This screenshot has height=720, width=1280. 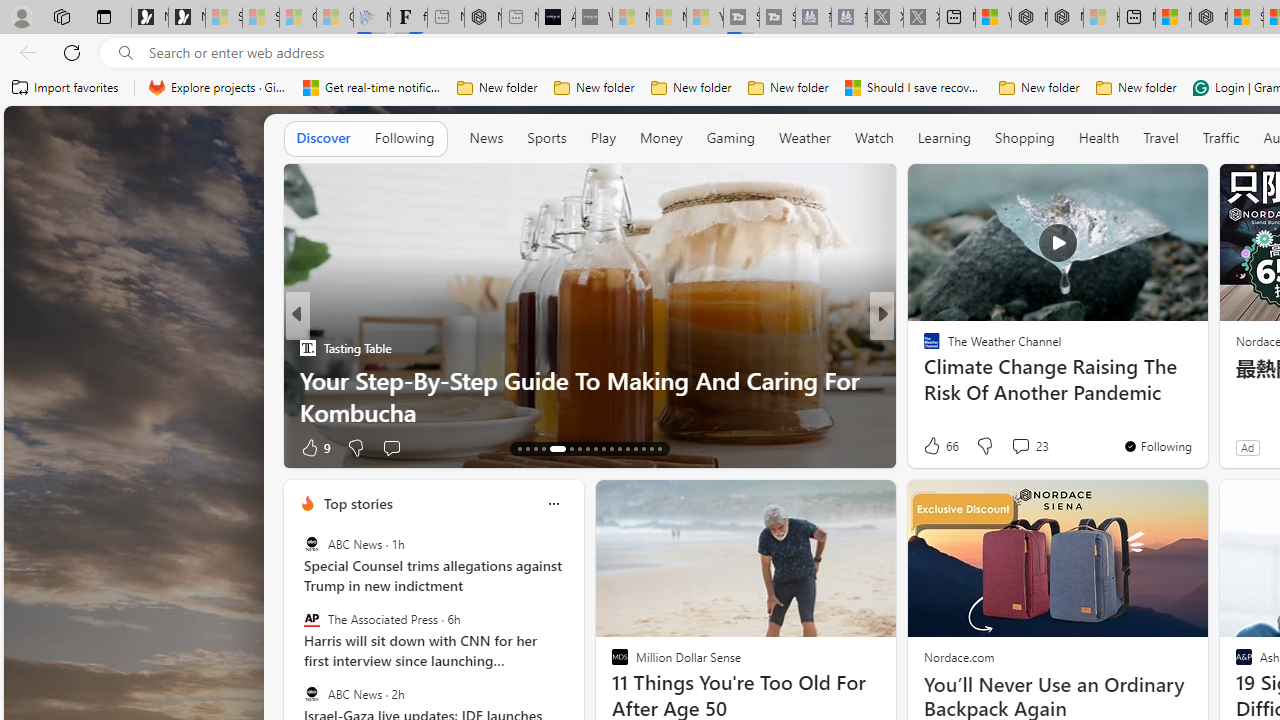 What do you see at coordinates (1020, 446) in the screenshot?
I see `'View comments 7 Comment'` at bounding box center [1020, 446].